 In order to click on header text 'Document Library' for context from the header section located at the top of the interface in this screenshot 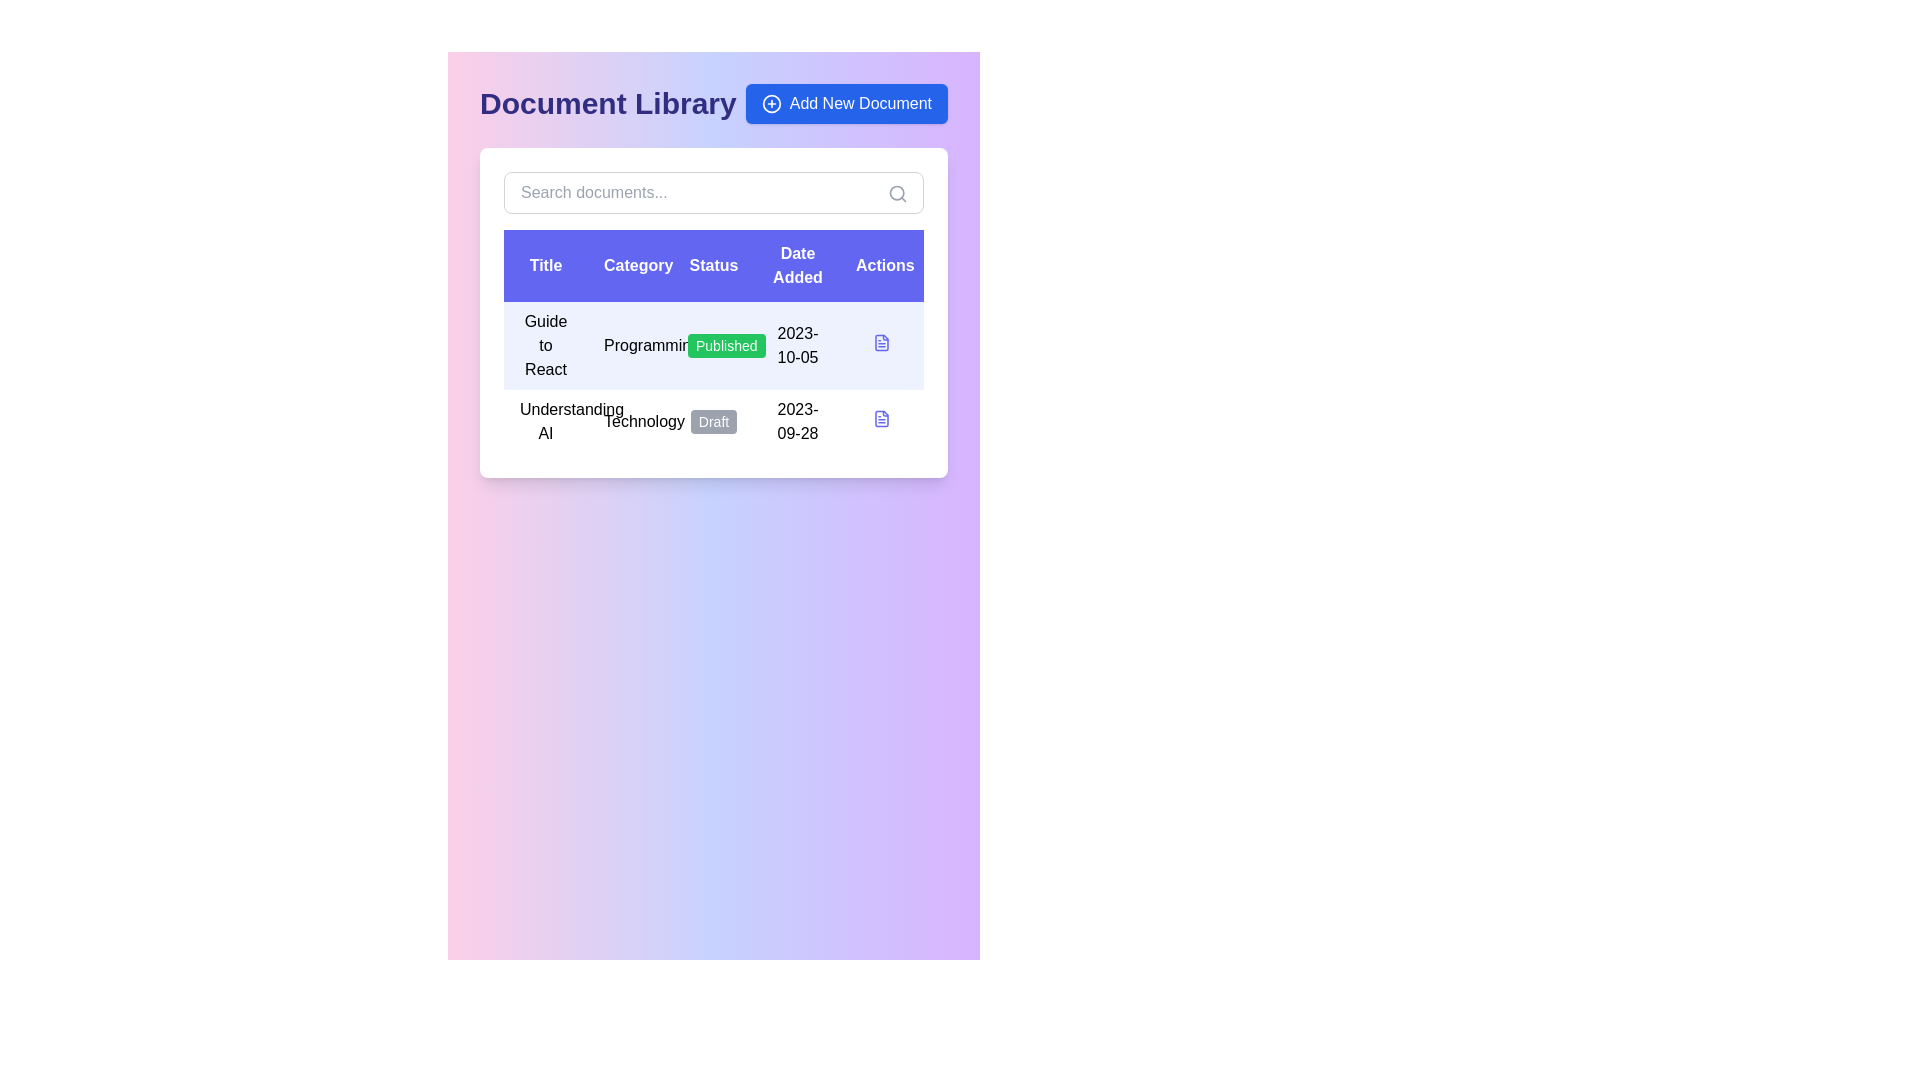, I will do `click(714, 104)`.